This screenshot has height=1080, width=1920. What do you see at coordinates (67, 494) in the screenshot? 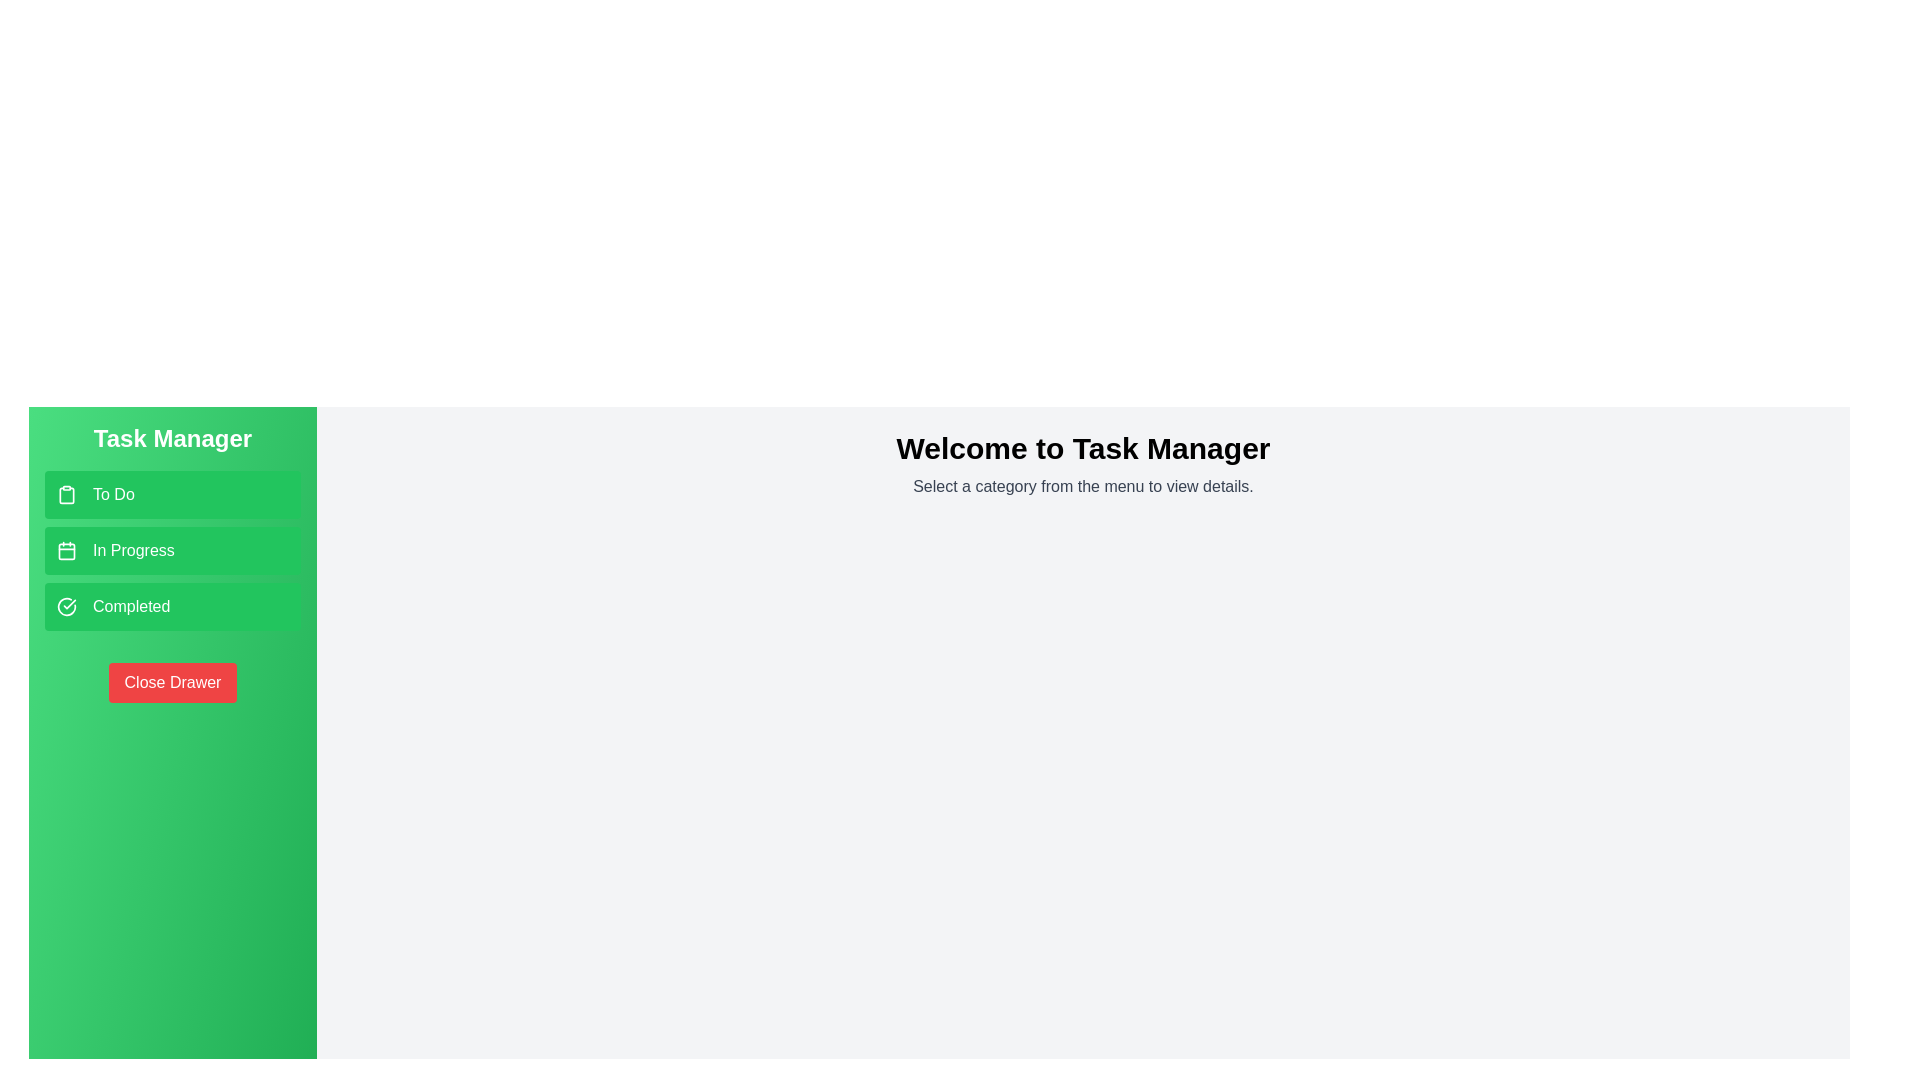
I see `the icon next to the category name To Do` at bounding box center [67, 494].